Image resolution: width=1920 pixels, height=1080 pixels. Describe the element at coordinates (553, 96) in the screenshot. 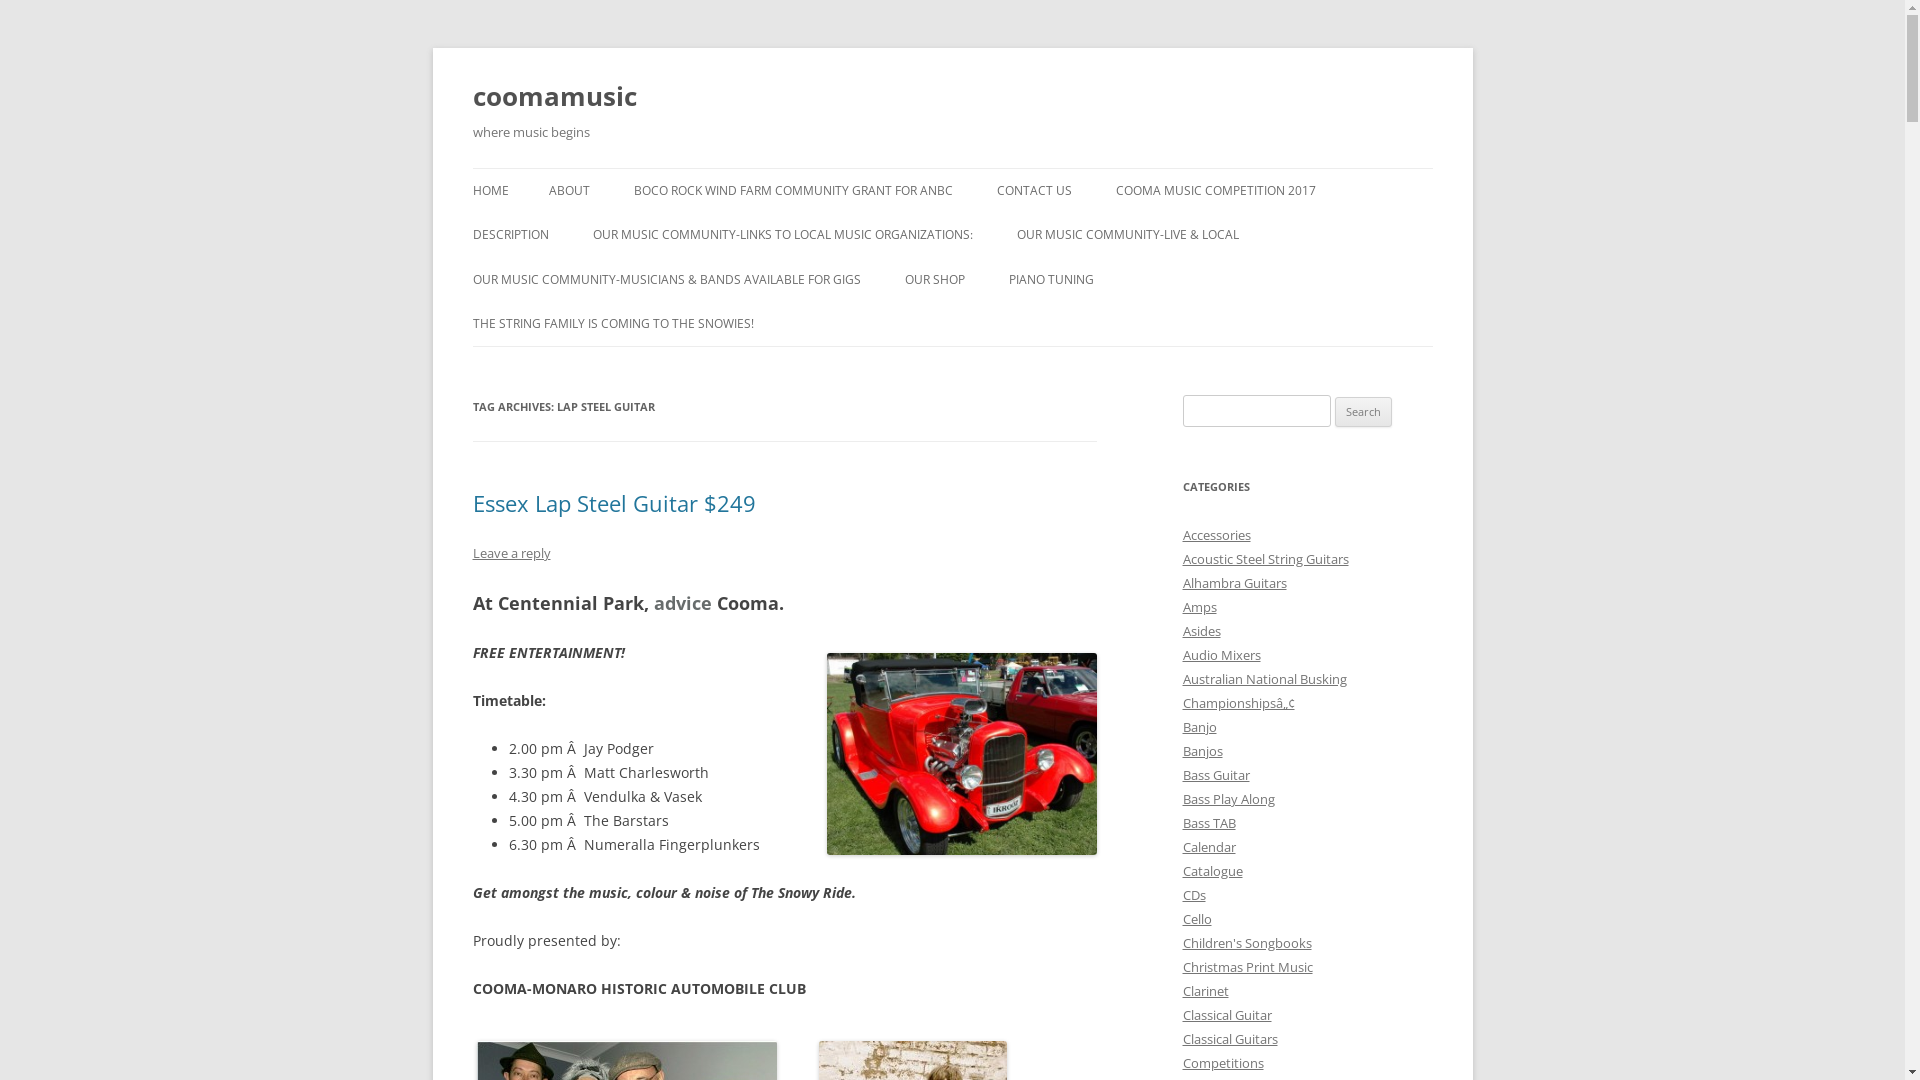

I see `'coomamusic'` at that location.